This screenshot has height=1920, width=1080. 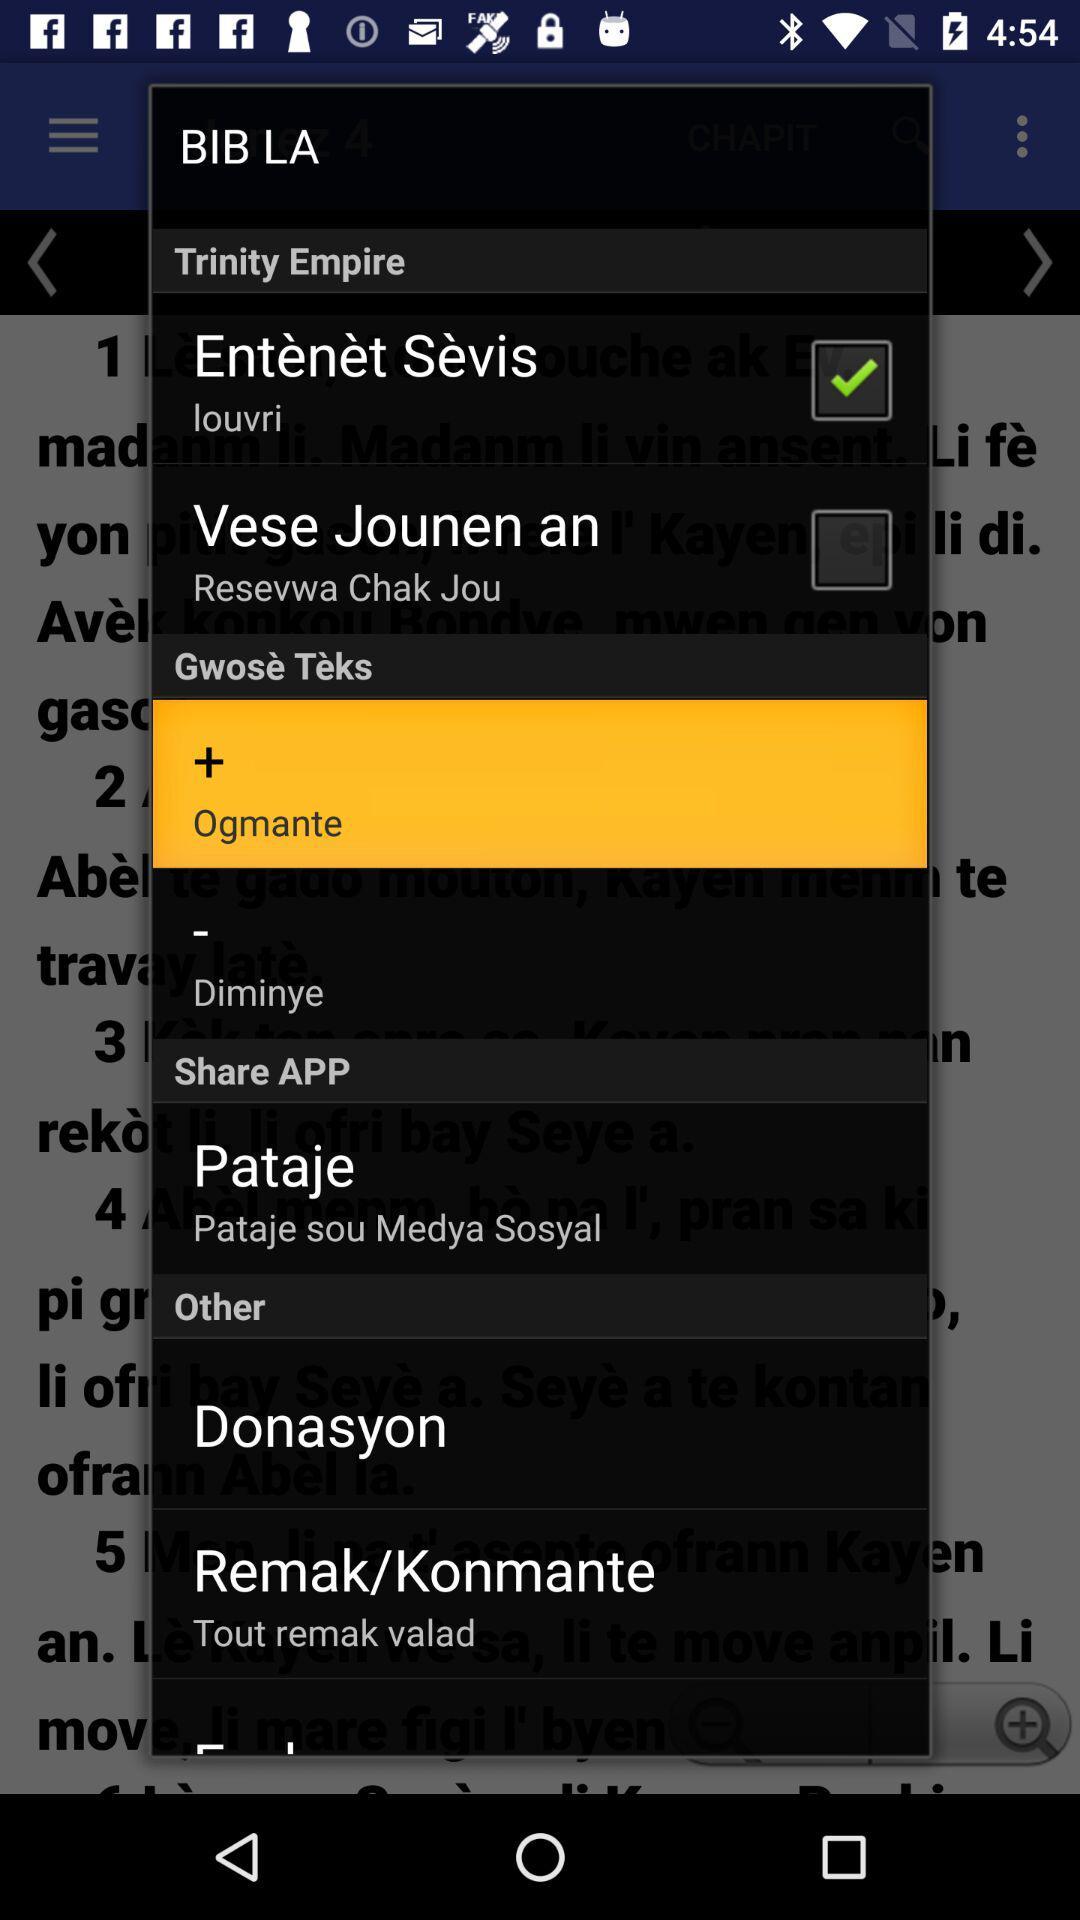 I want to click on -, so click(x=200, y=927).